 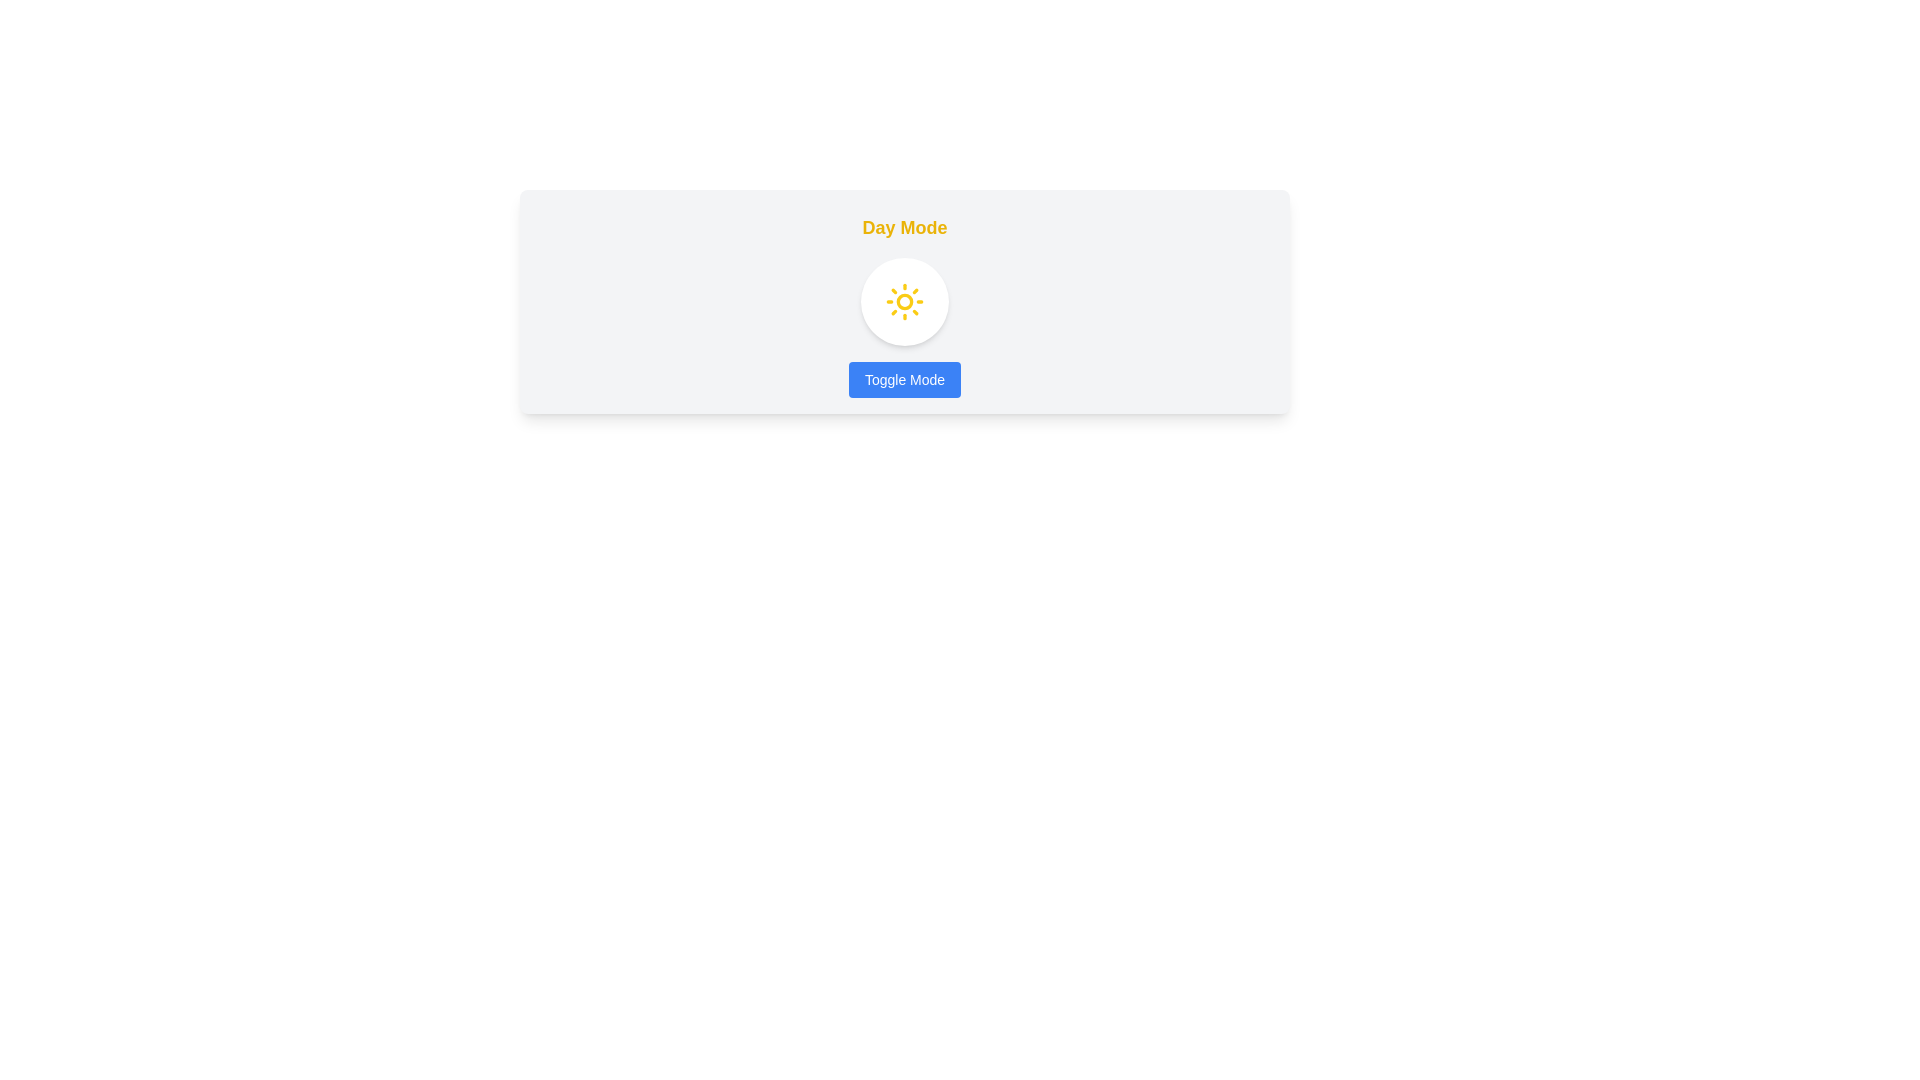 I want to click on the yellow sun icon with animated rays, centrally located within a circular white background, positioned below the 'Day Mode' text label and above the 'Toggle Mode' button, so click(x=904, y=301).